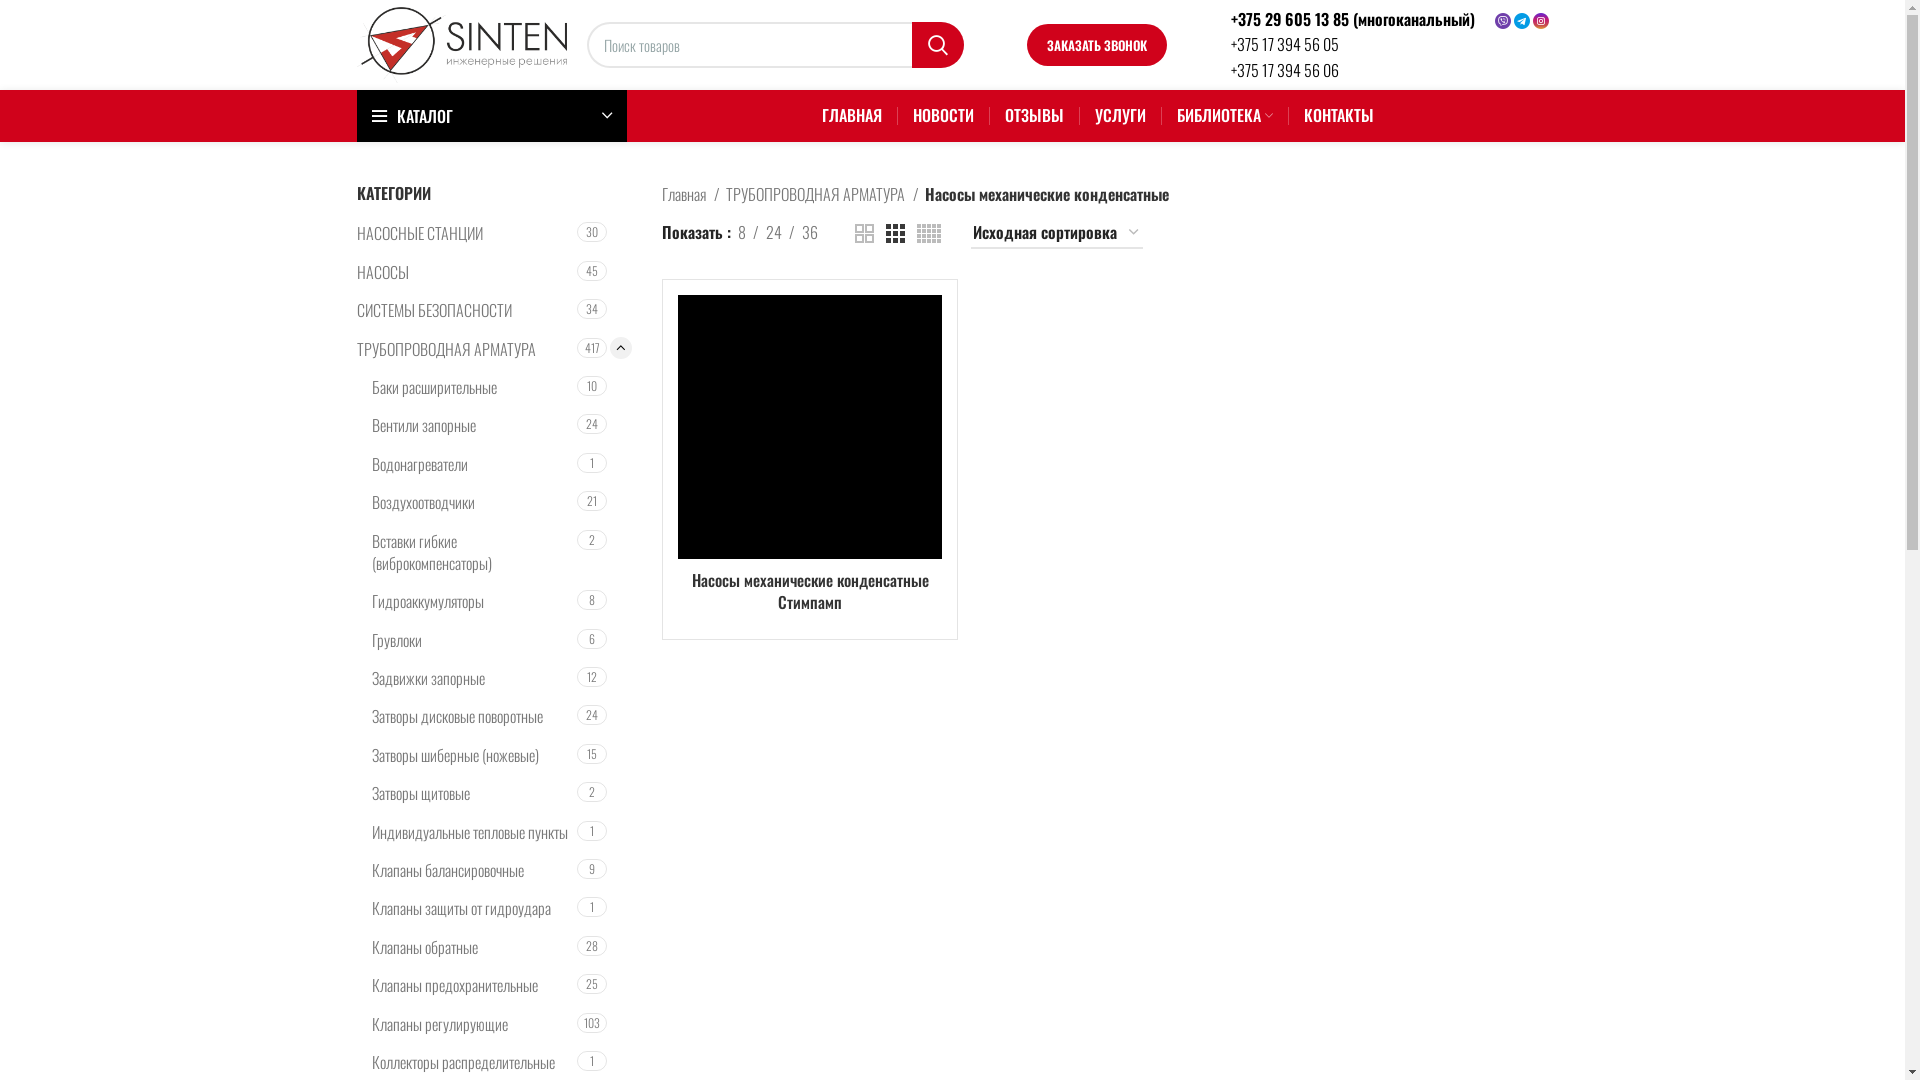 This screenshot has height=1080, width=1920. What do you see at coordinates (772, 231) in the screenshot?
I see `'24'` at bounding box center [772, 231].